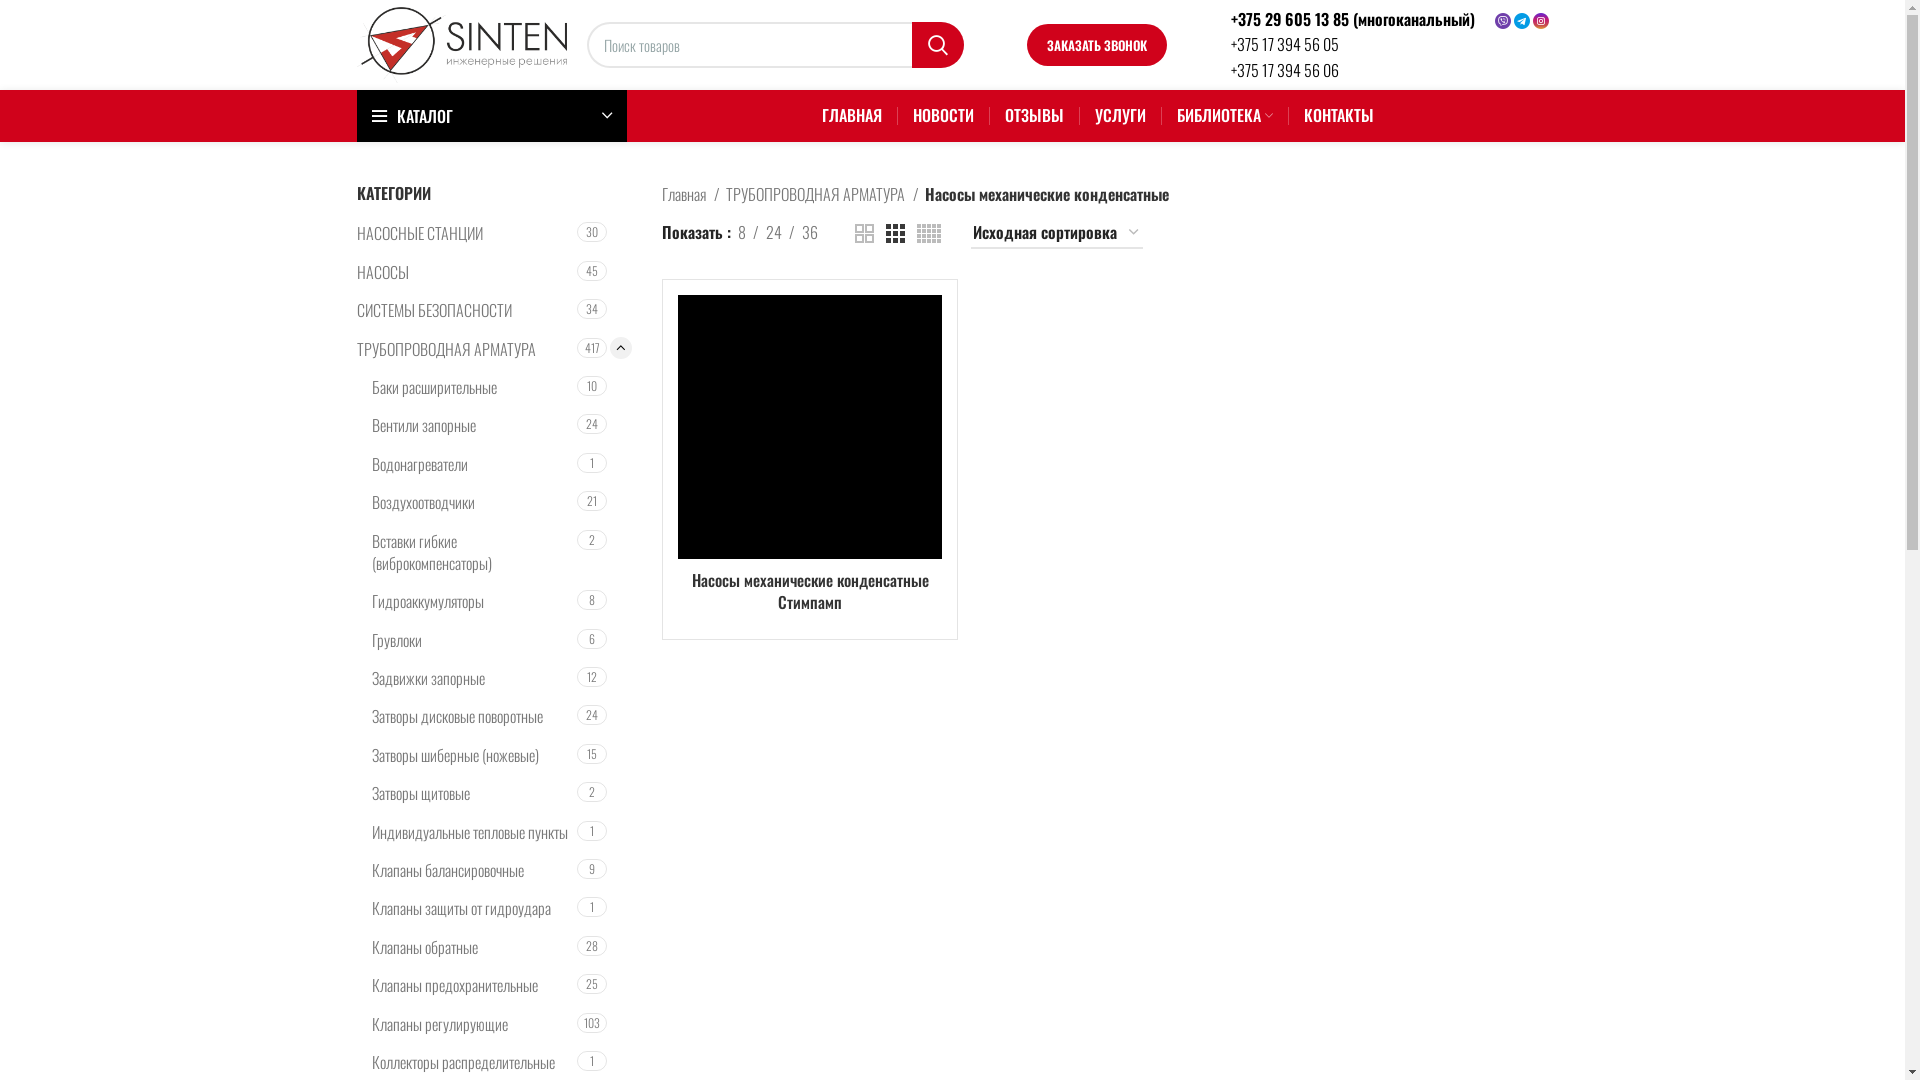 This screenshot has height=1080, width=1920. What do you see at coordinates (772, 231) in the screenshot?
I see `'24'` at bounding box center [772, 231].